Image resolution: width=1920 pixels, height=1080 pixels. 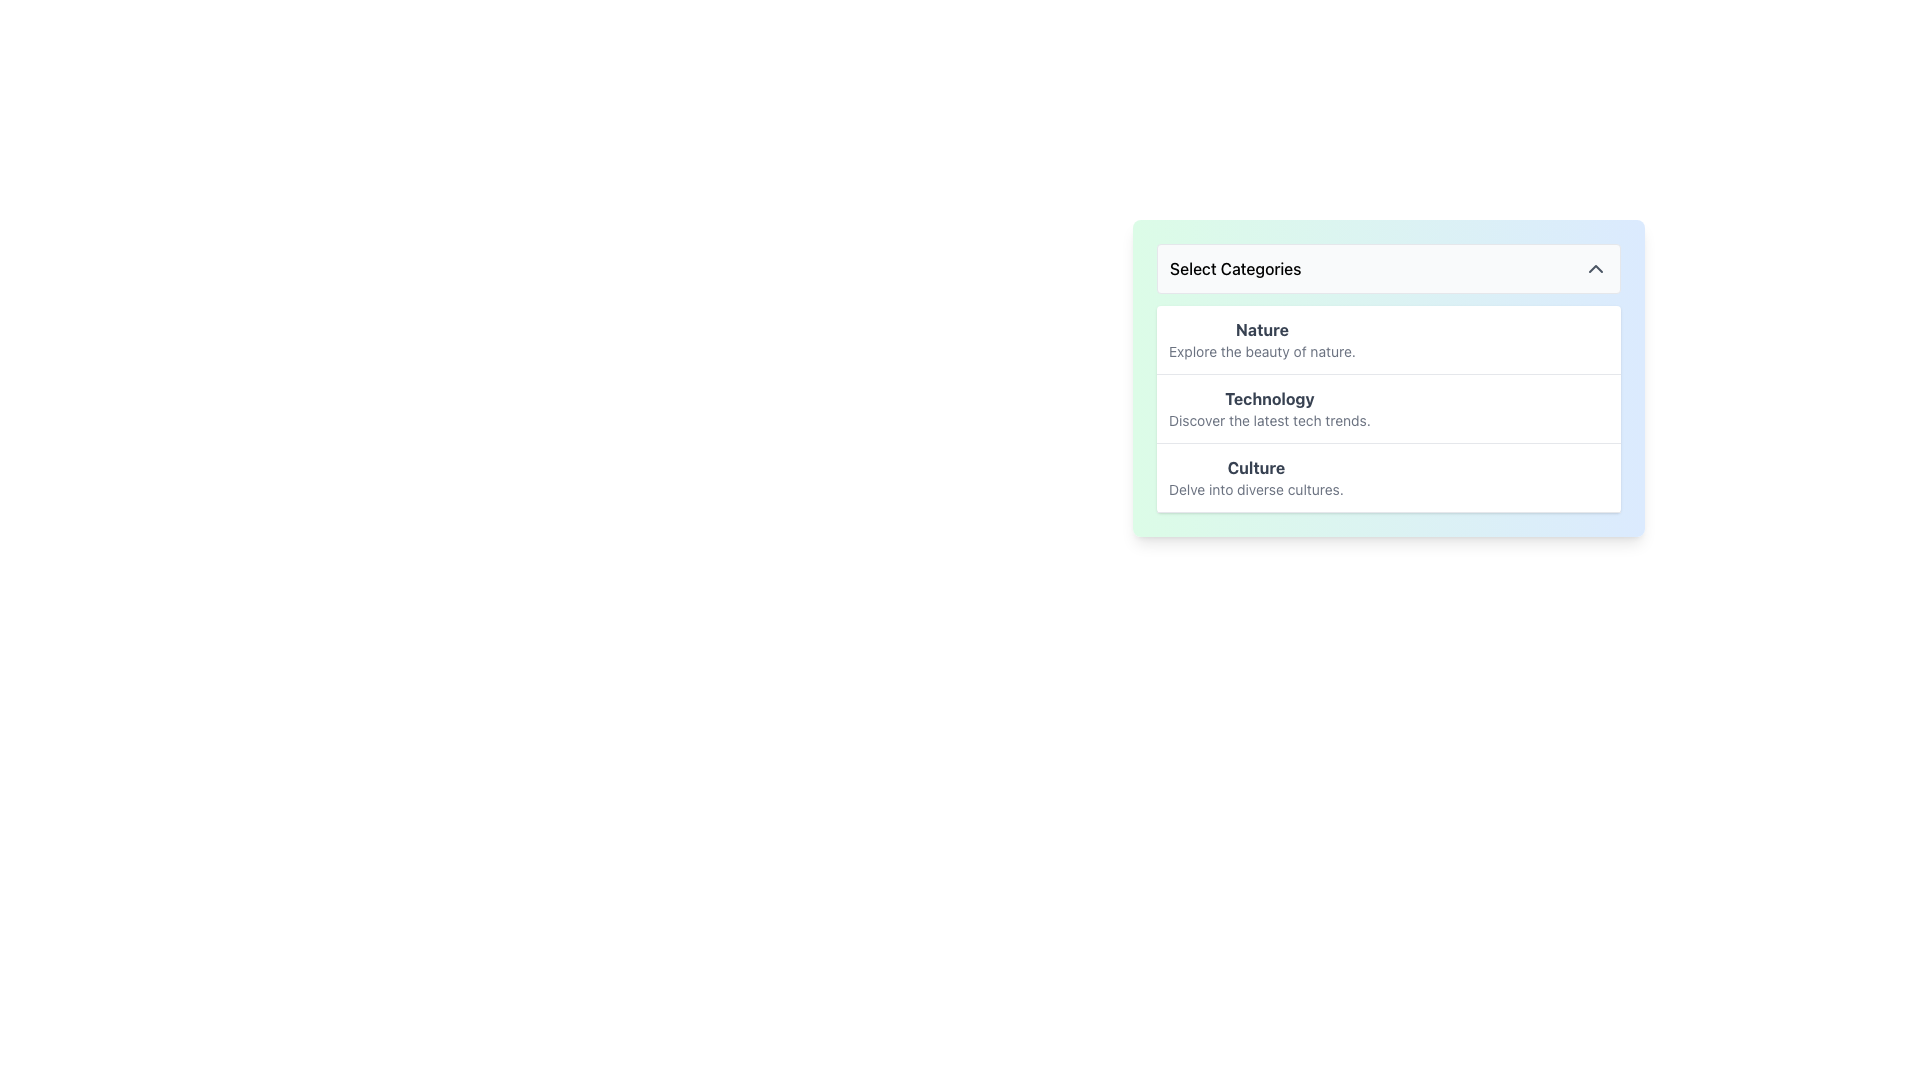 I want to click on the text element displaying the word 'Nature' in a bold gray font located at the beginning of the section titled 'Nature', so click(x=1261, y=329).